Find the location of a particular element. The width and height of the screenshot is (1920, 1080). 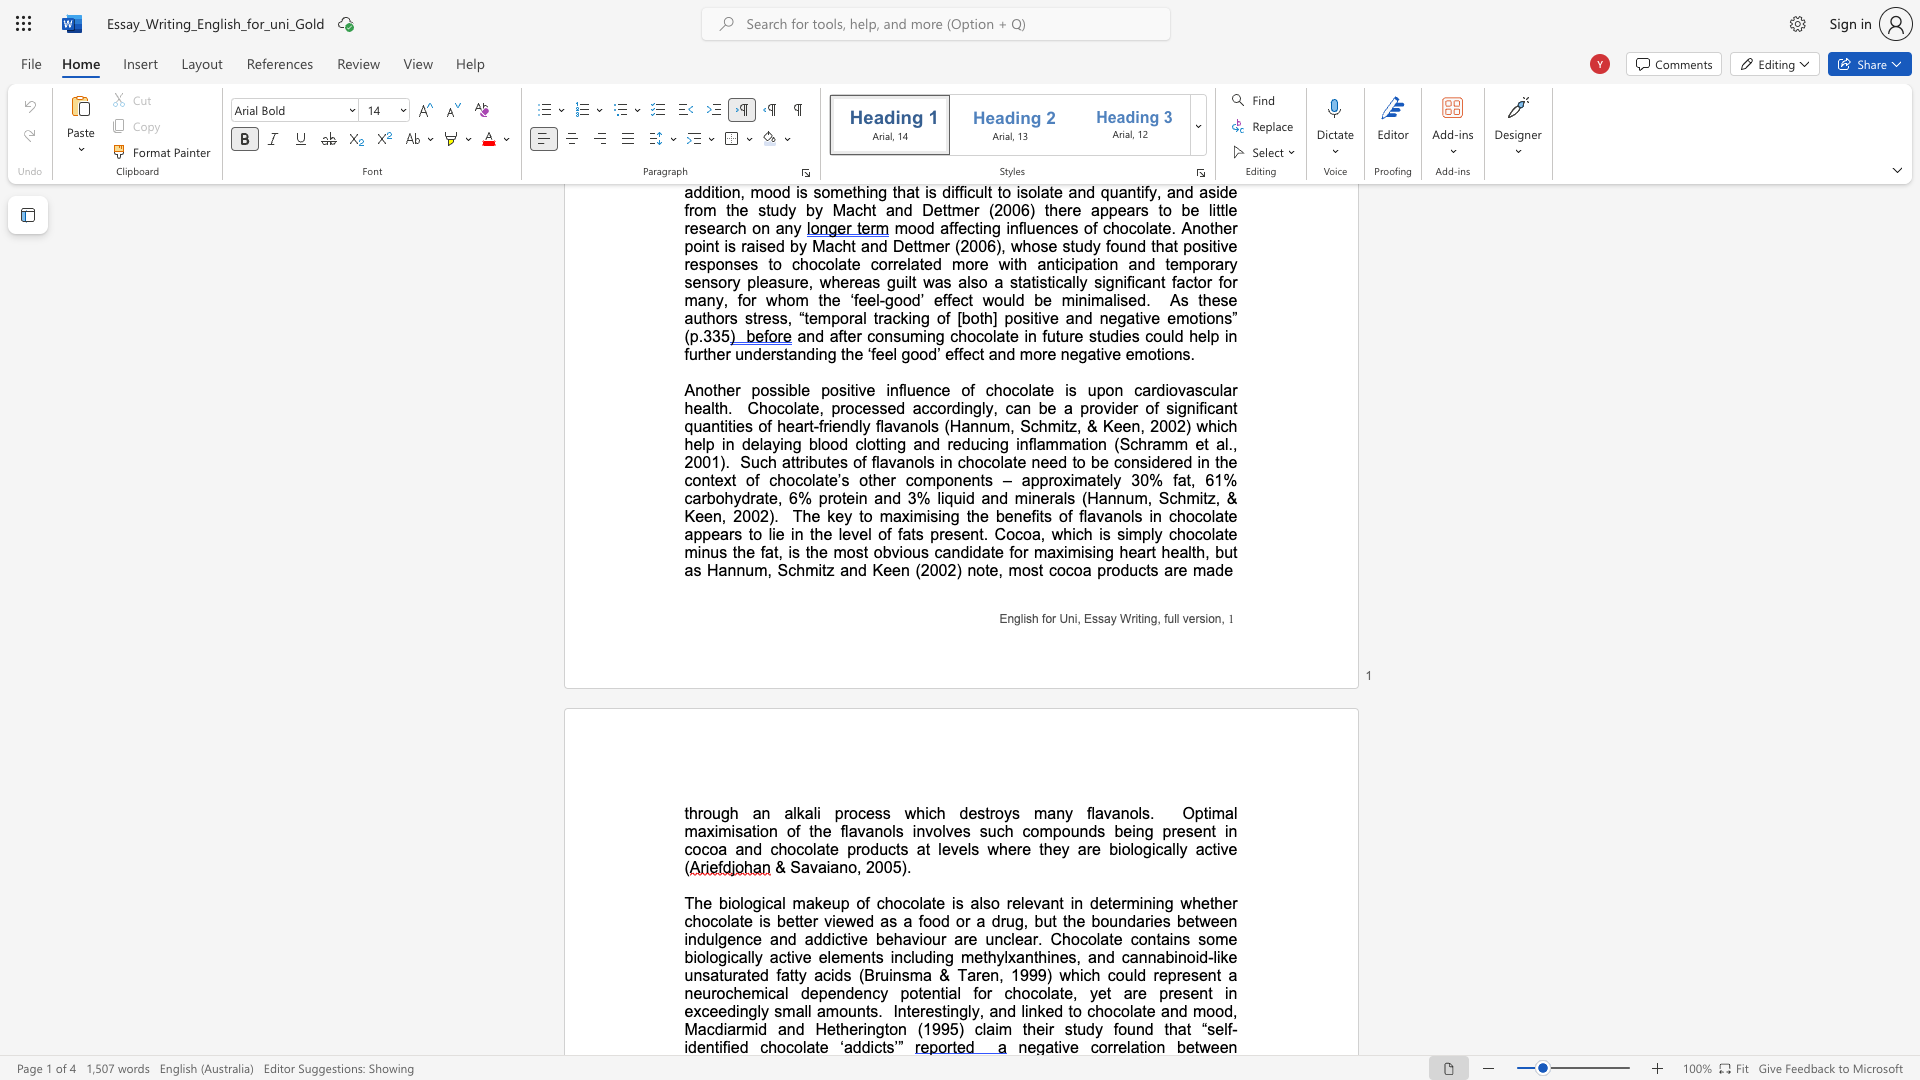

the subset text "ptimal maximisation of the flavanols involves such compounds being present in cocoa and chocolate products at levels where they are biolo" within the text "Optimal maximisation of the flavanols involves such compounds being present in cocoa and chocolate products at levels where they are biologically active (" is located at coordinates (1194, 813).